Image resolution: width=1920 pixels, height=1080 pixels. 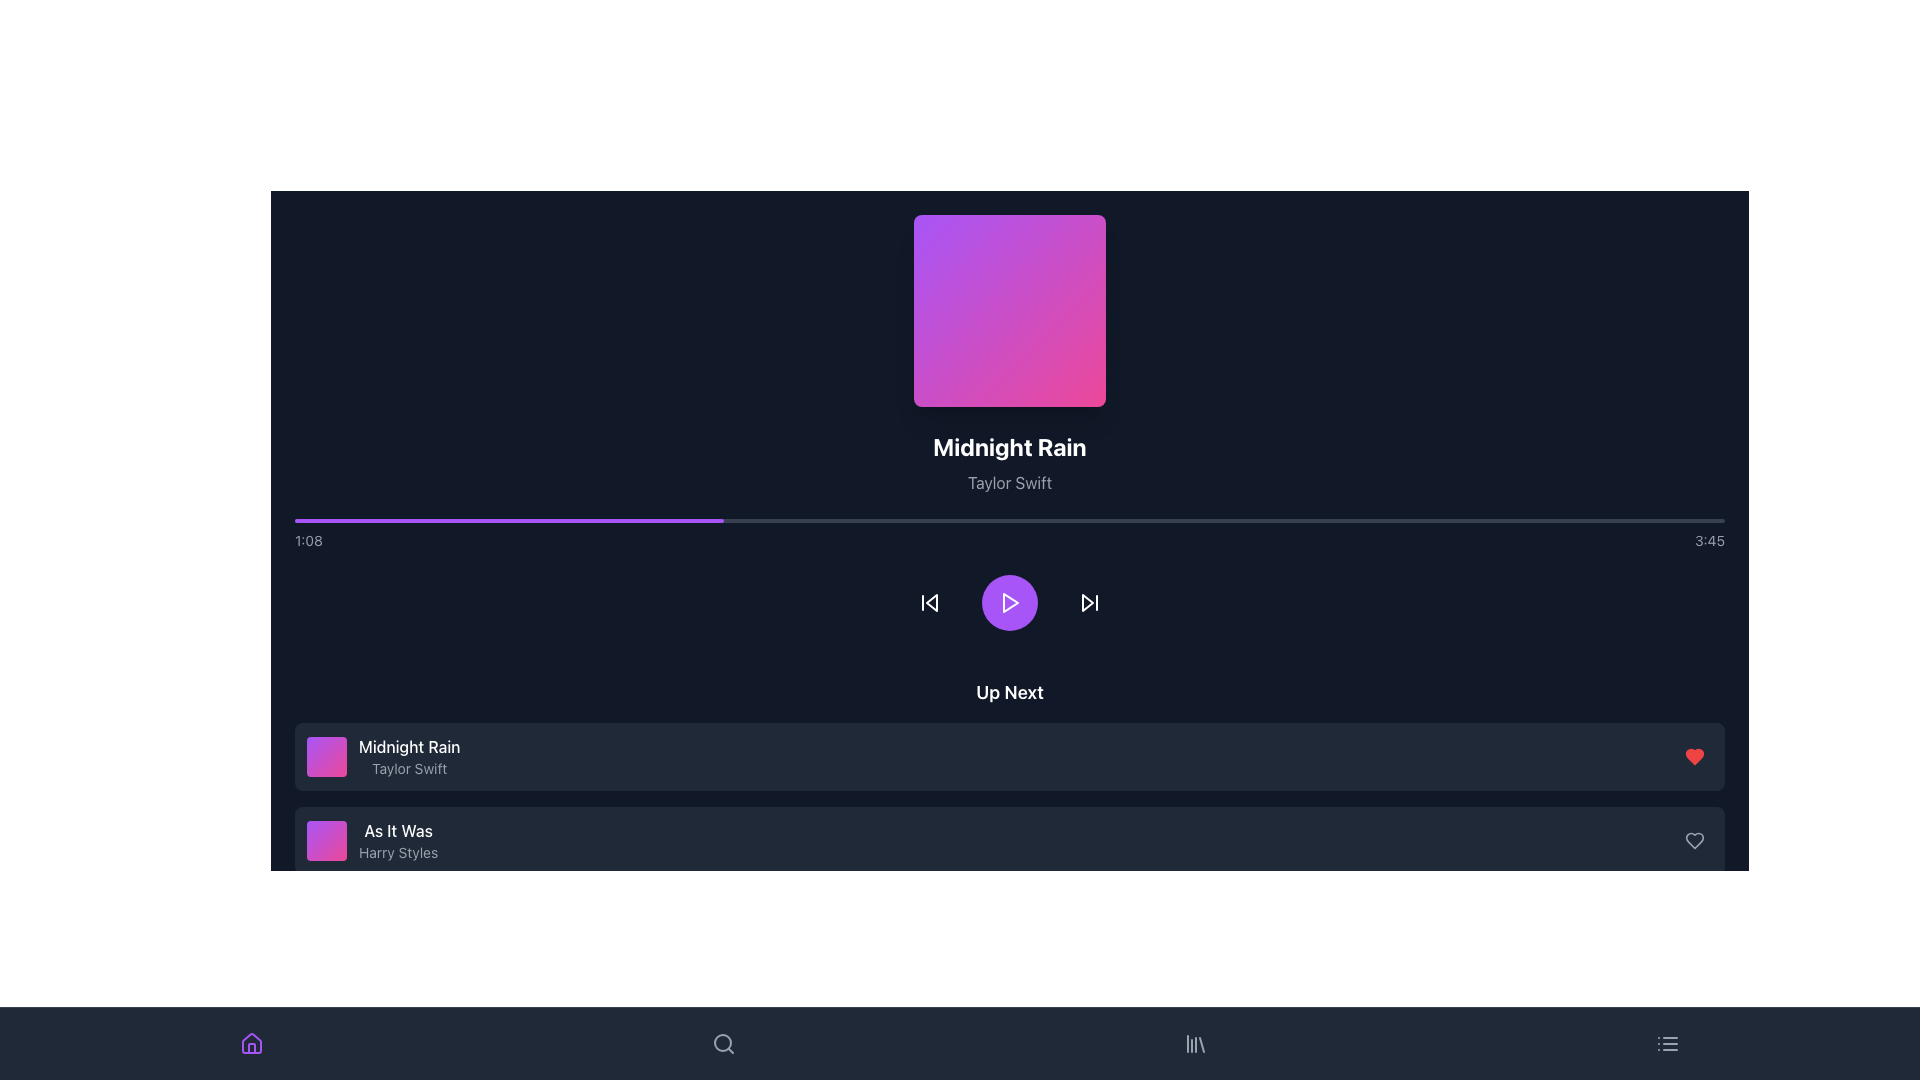 I want to click on the static text label reading 'Harry Styles', which is located below 'As It Was' in the 'Up Next' section of the song list, so click(x=398, y=852).